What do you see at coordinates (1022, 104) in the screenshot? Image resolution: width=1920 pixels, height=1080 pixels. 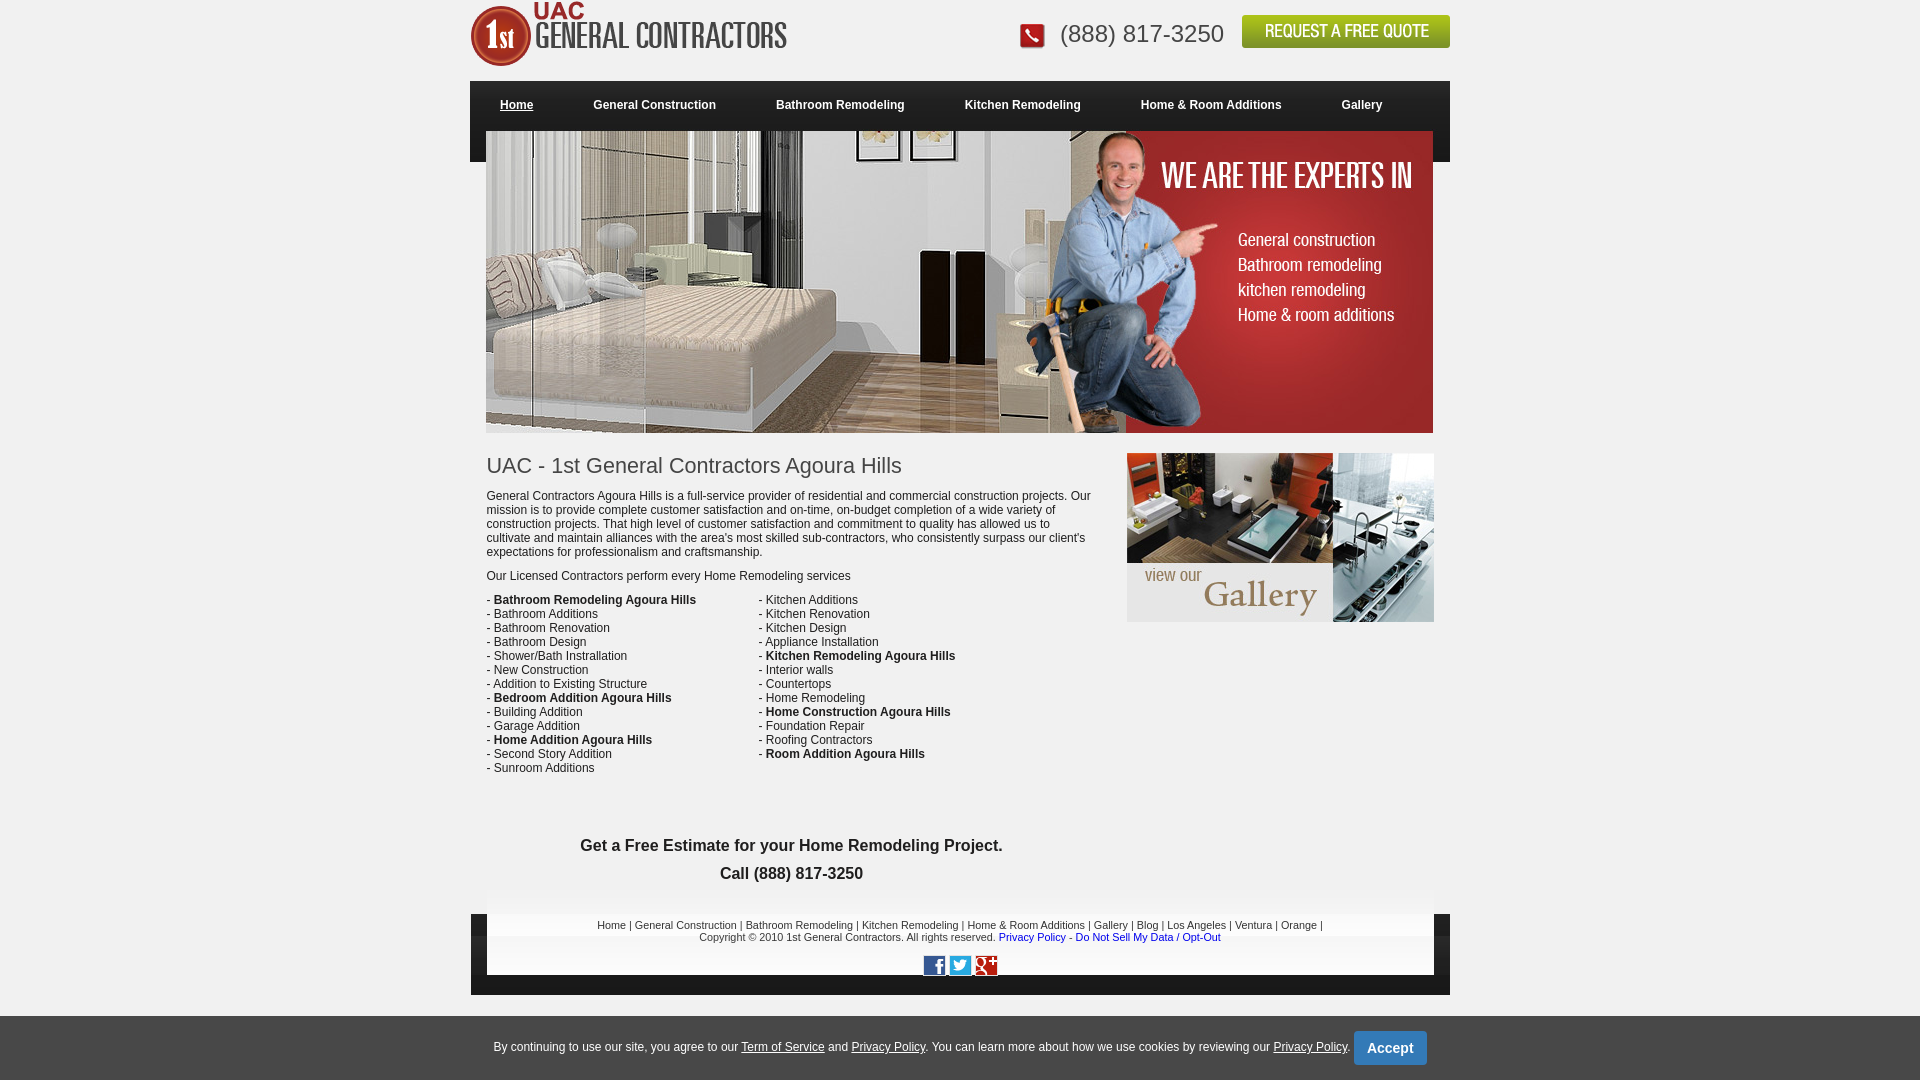 I see `'Kitchen Remodeling'` at bounding box center [1022, 104].